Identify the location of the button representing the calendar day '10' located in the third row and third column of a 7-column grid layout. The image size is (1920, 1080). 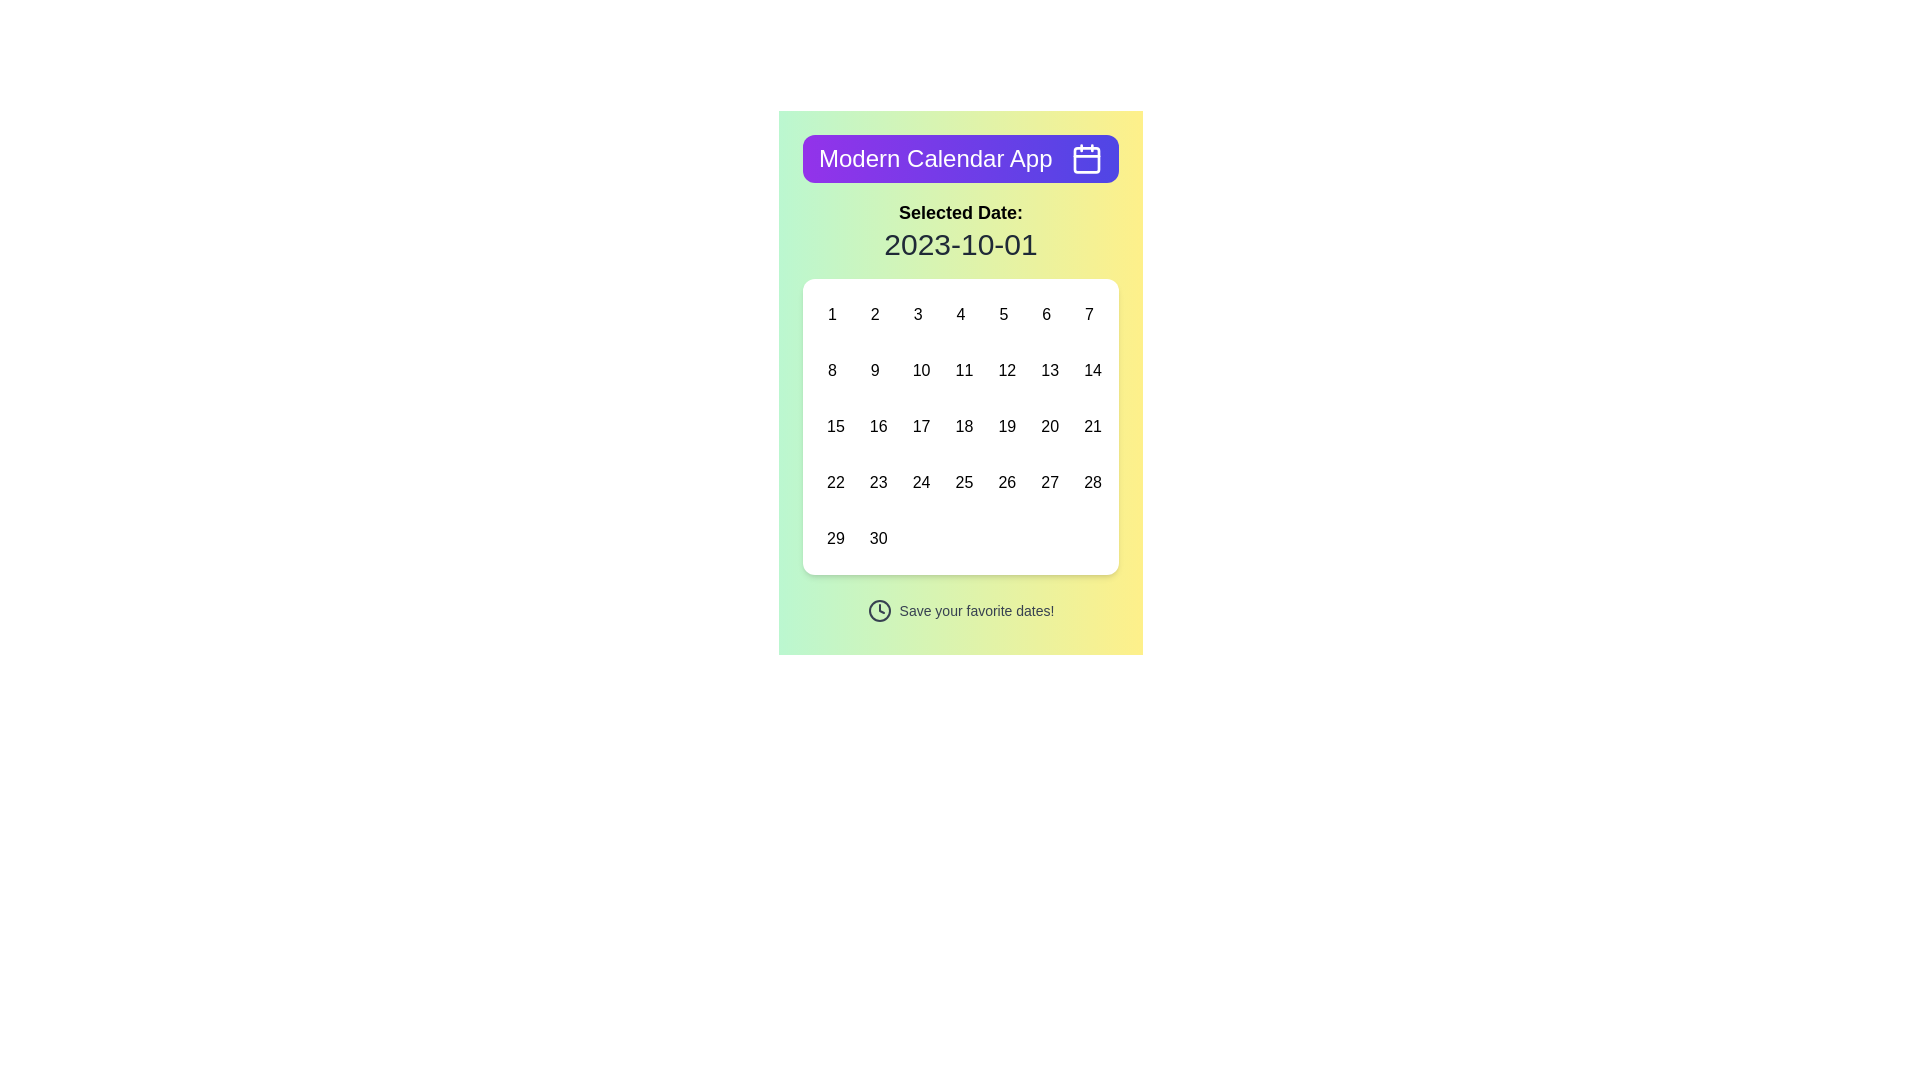
(917, 370).